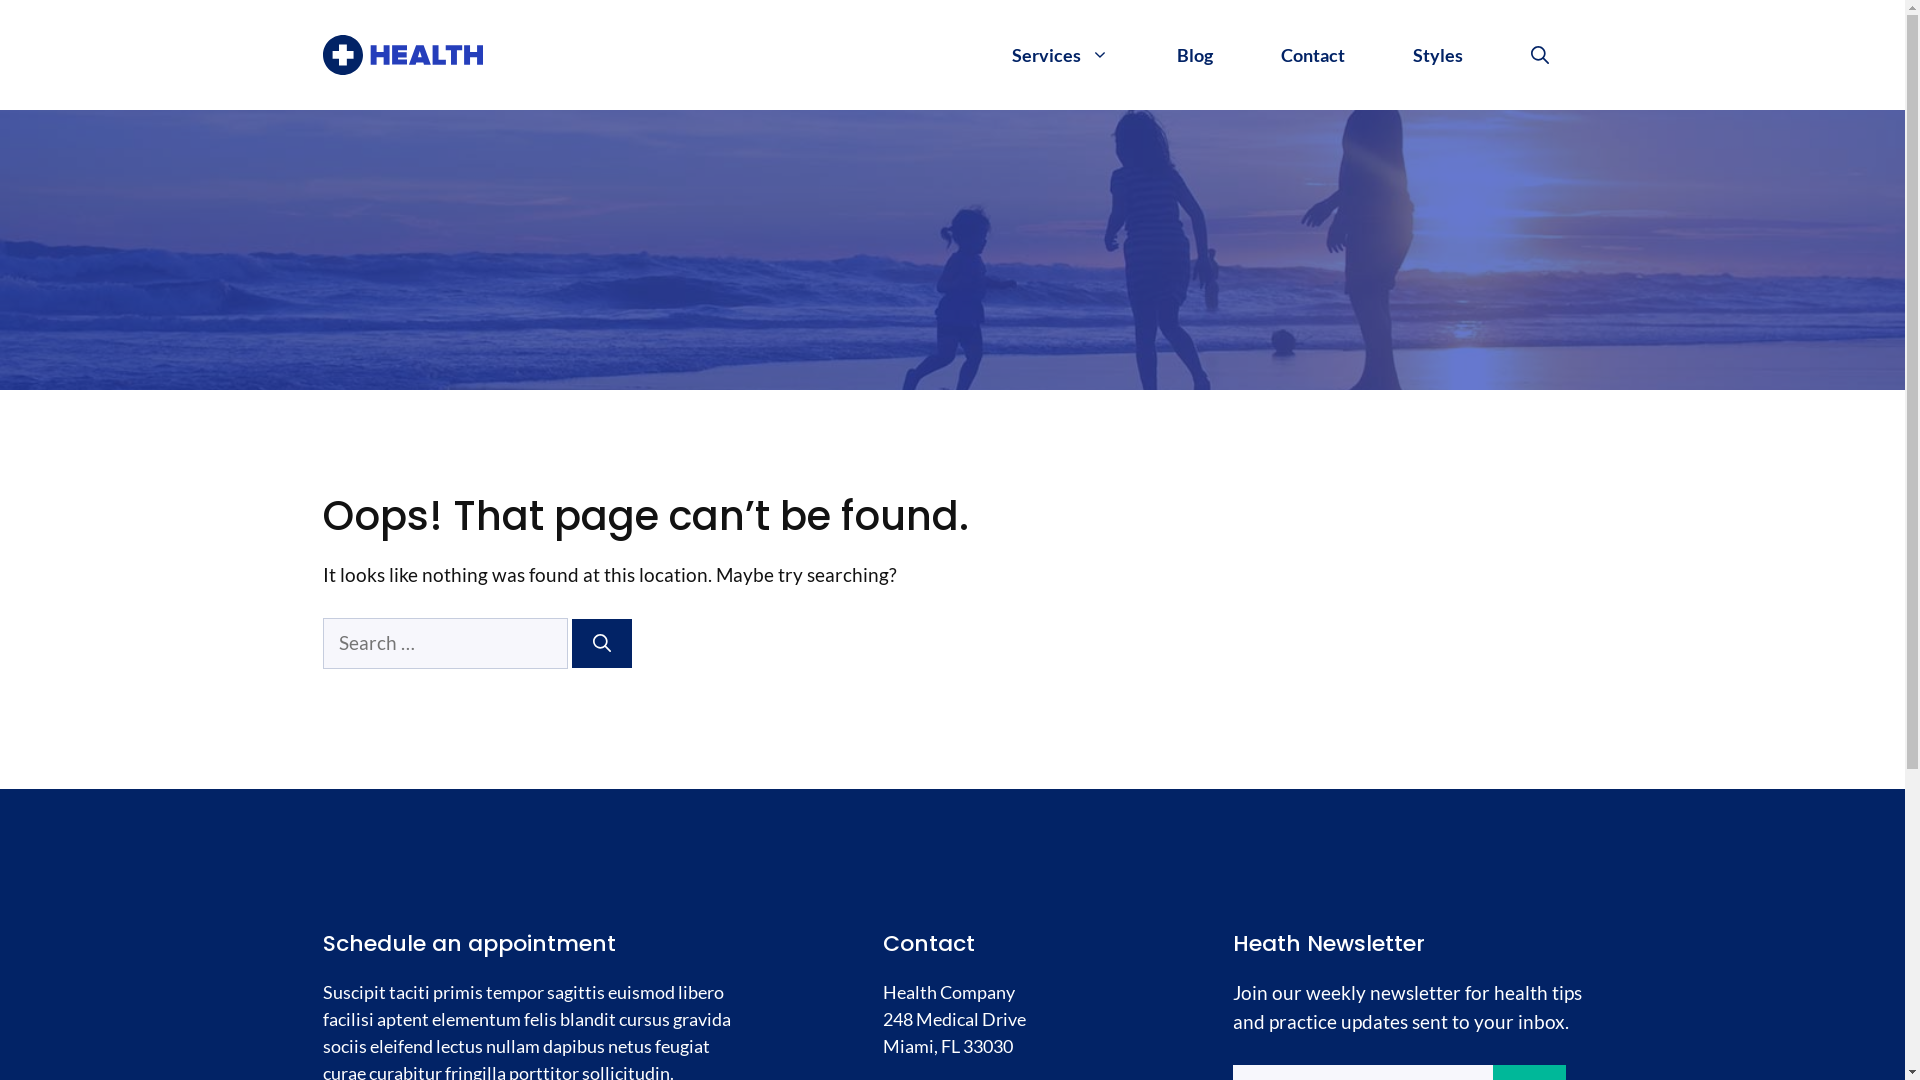 Image resolution: width=1920 pixels, height=1080 pixels. What do you see at coordinates (1194, 53) in the screenshot?
I see `'Blog'` at bounding box center [1194, 53].